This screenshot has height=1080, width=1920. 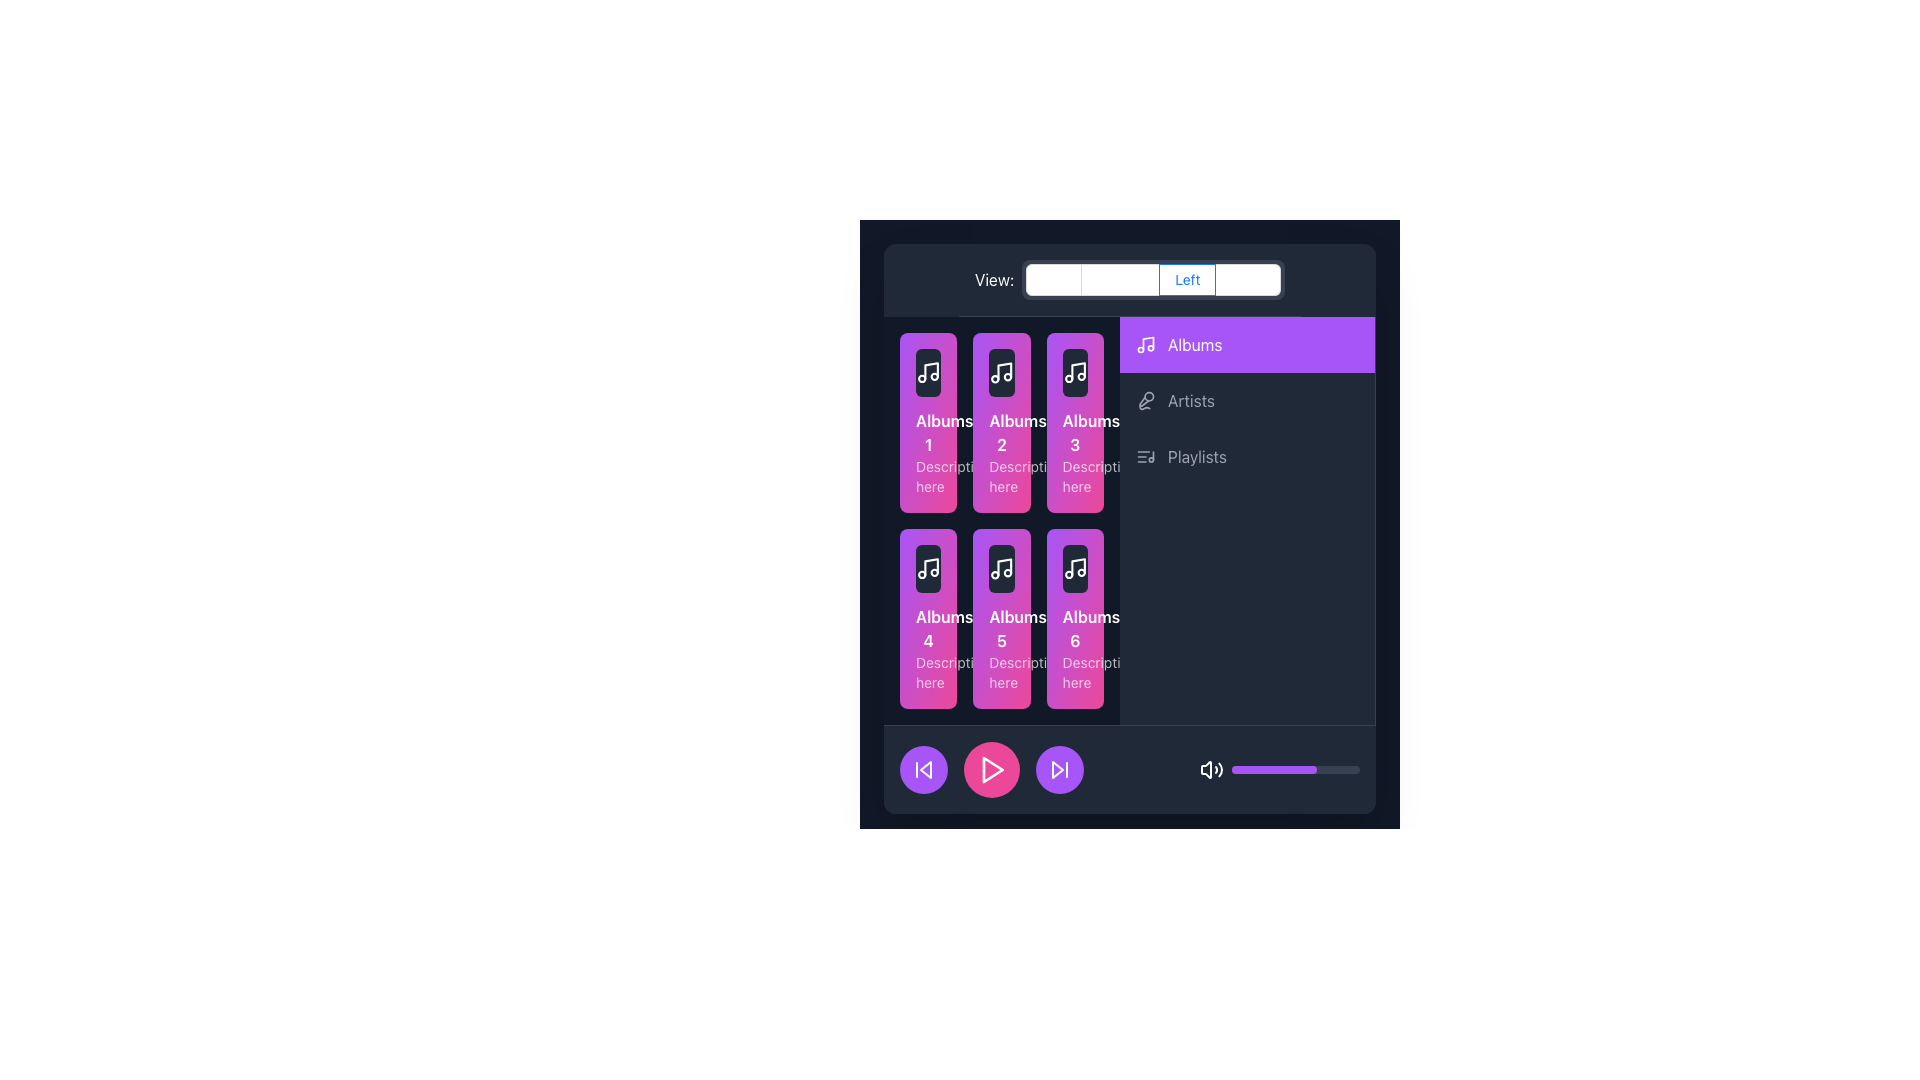 What do you see at coordinates (1074, 627) in the screenshot?
I see `text content of the 'Albums 6' label, which is horizontally centered within the sixth tile of the Albums section grid` at bounding box center [1074, 627].